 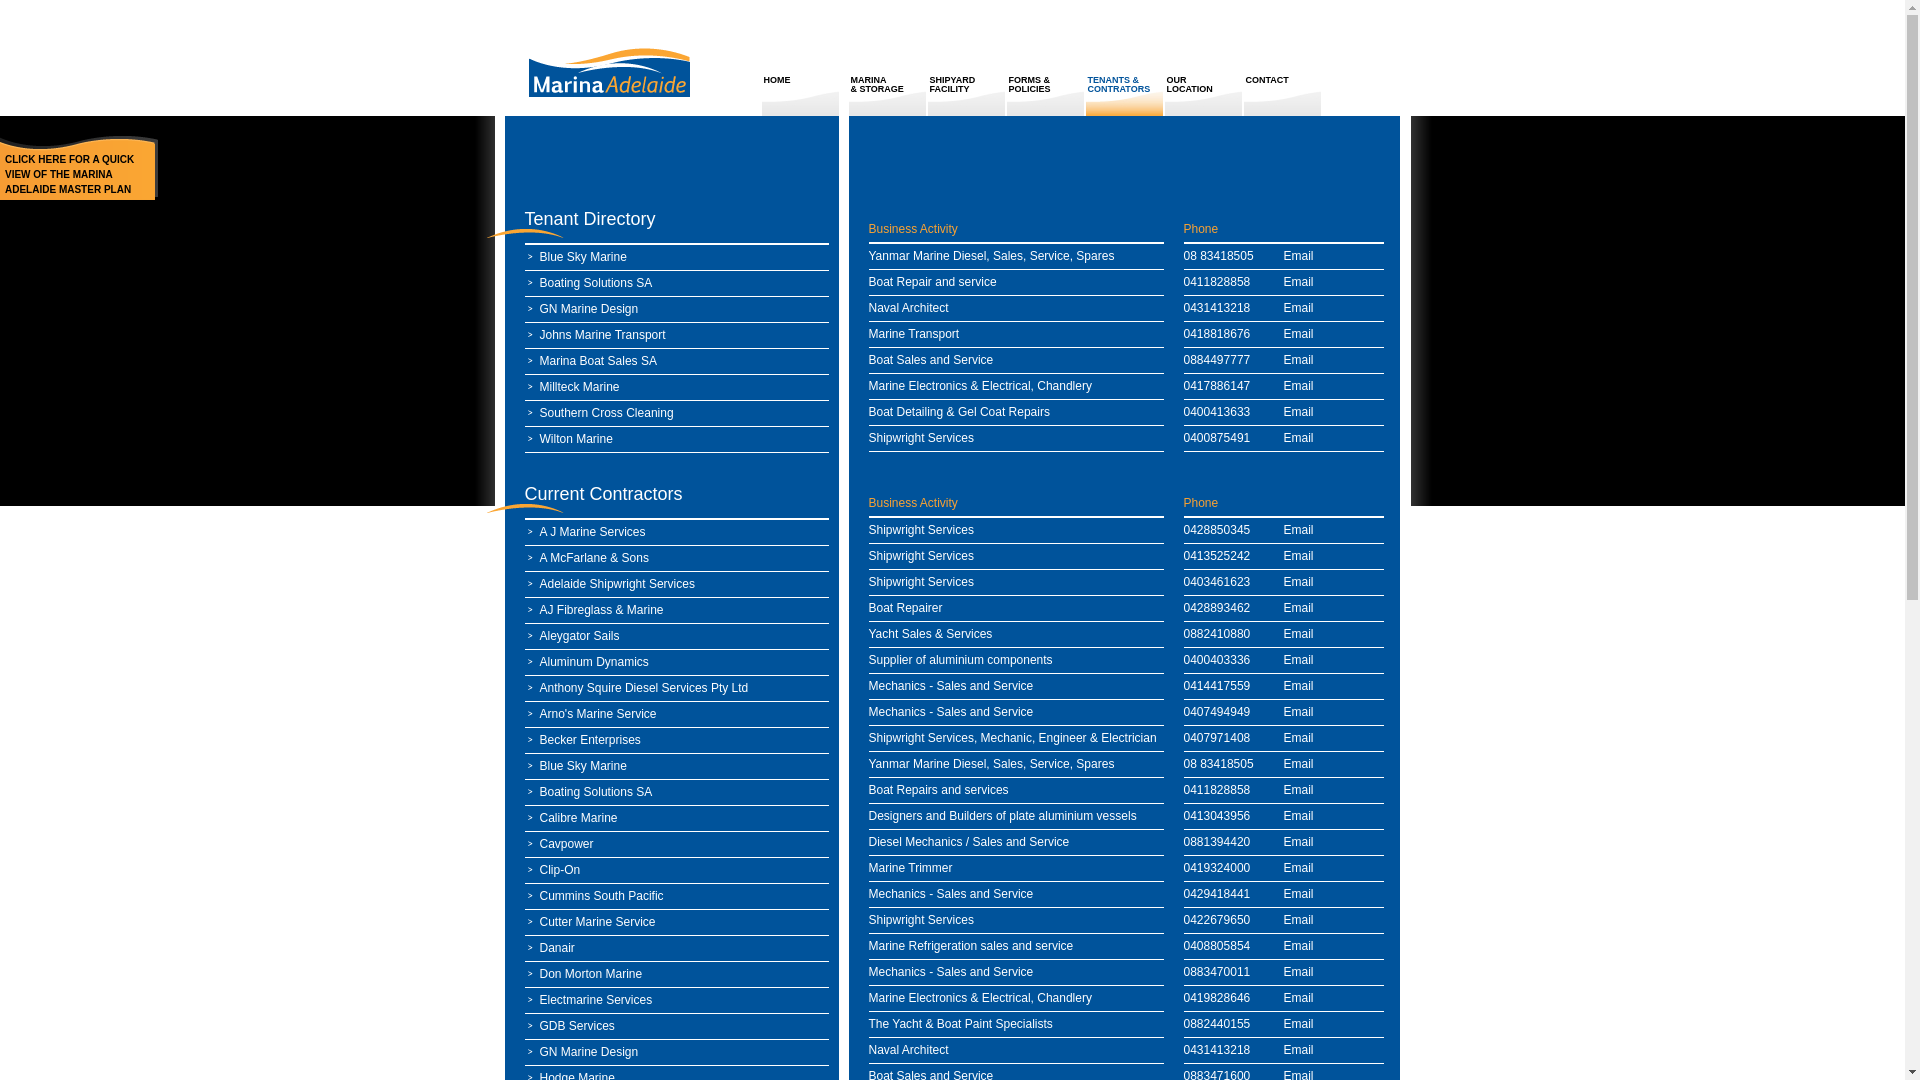 What do you see at coordinates (1299, 358) in the screenshot?
I see `'Email'` at bounding box center [1299, 358].